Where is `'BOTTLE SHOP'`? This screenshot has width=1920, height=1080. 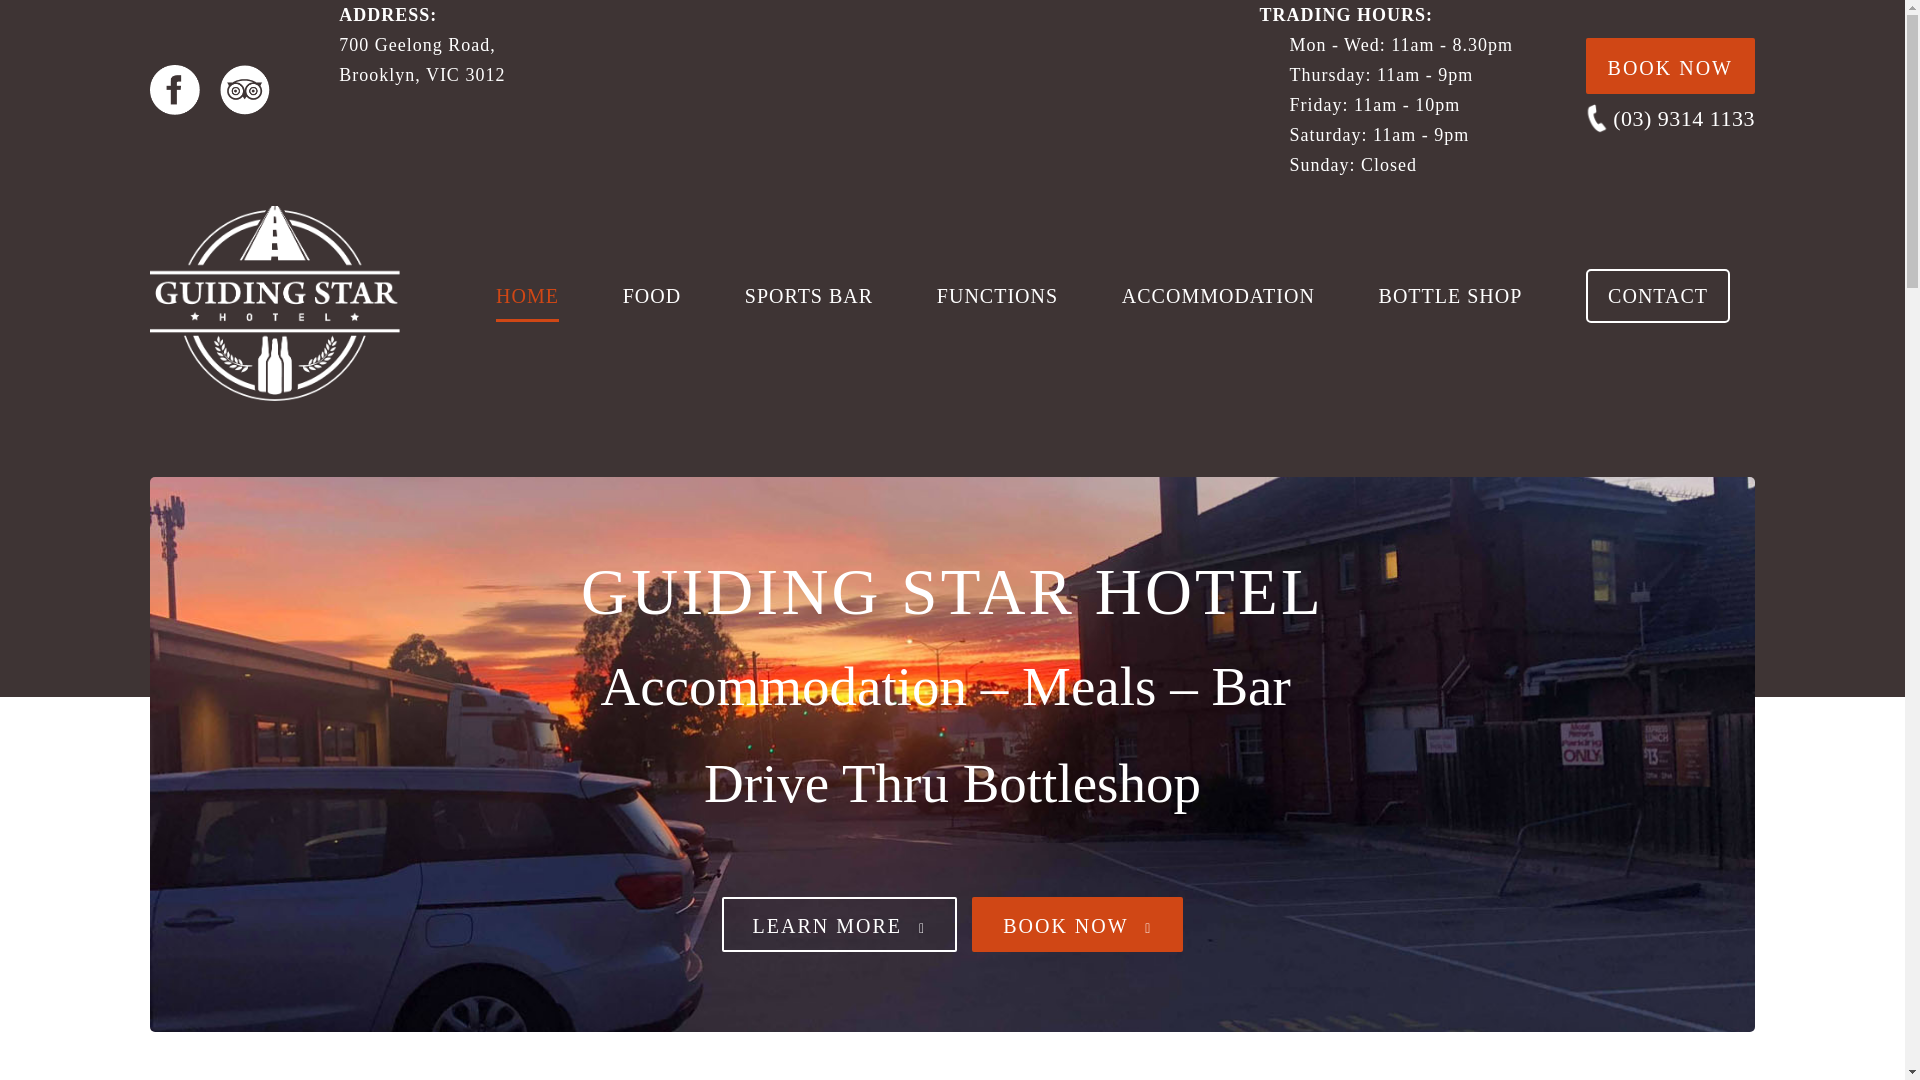 'BOTTLE SHOP' is located at coordinates (1450, 296).